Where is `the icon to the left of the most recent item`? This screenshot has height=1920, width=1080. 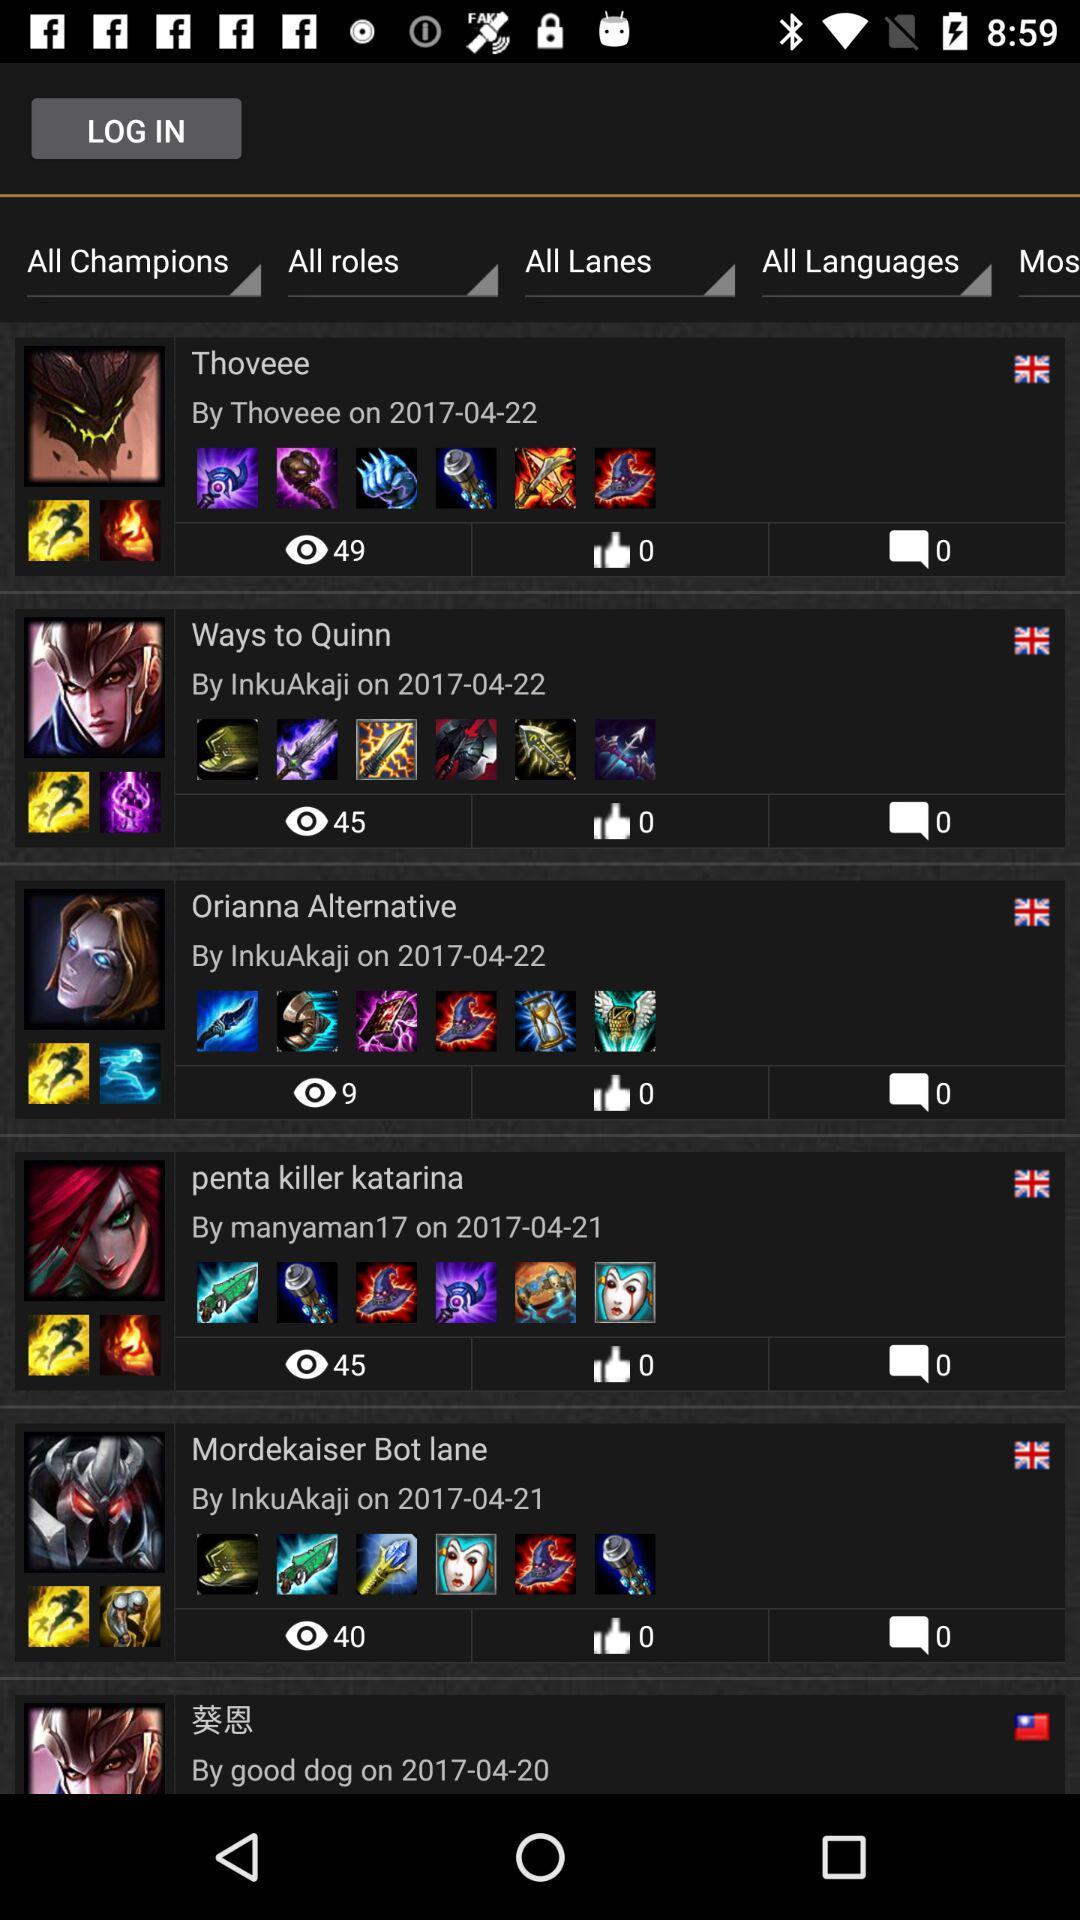
the icon to the left of the most recent item is located at coordinates (875, 260).